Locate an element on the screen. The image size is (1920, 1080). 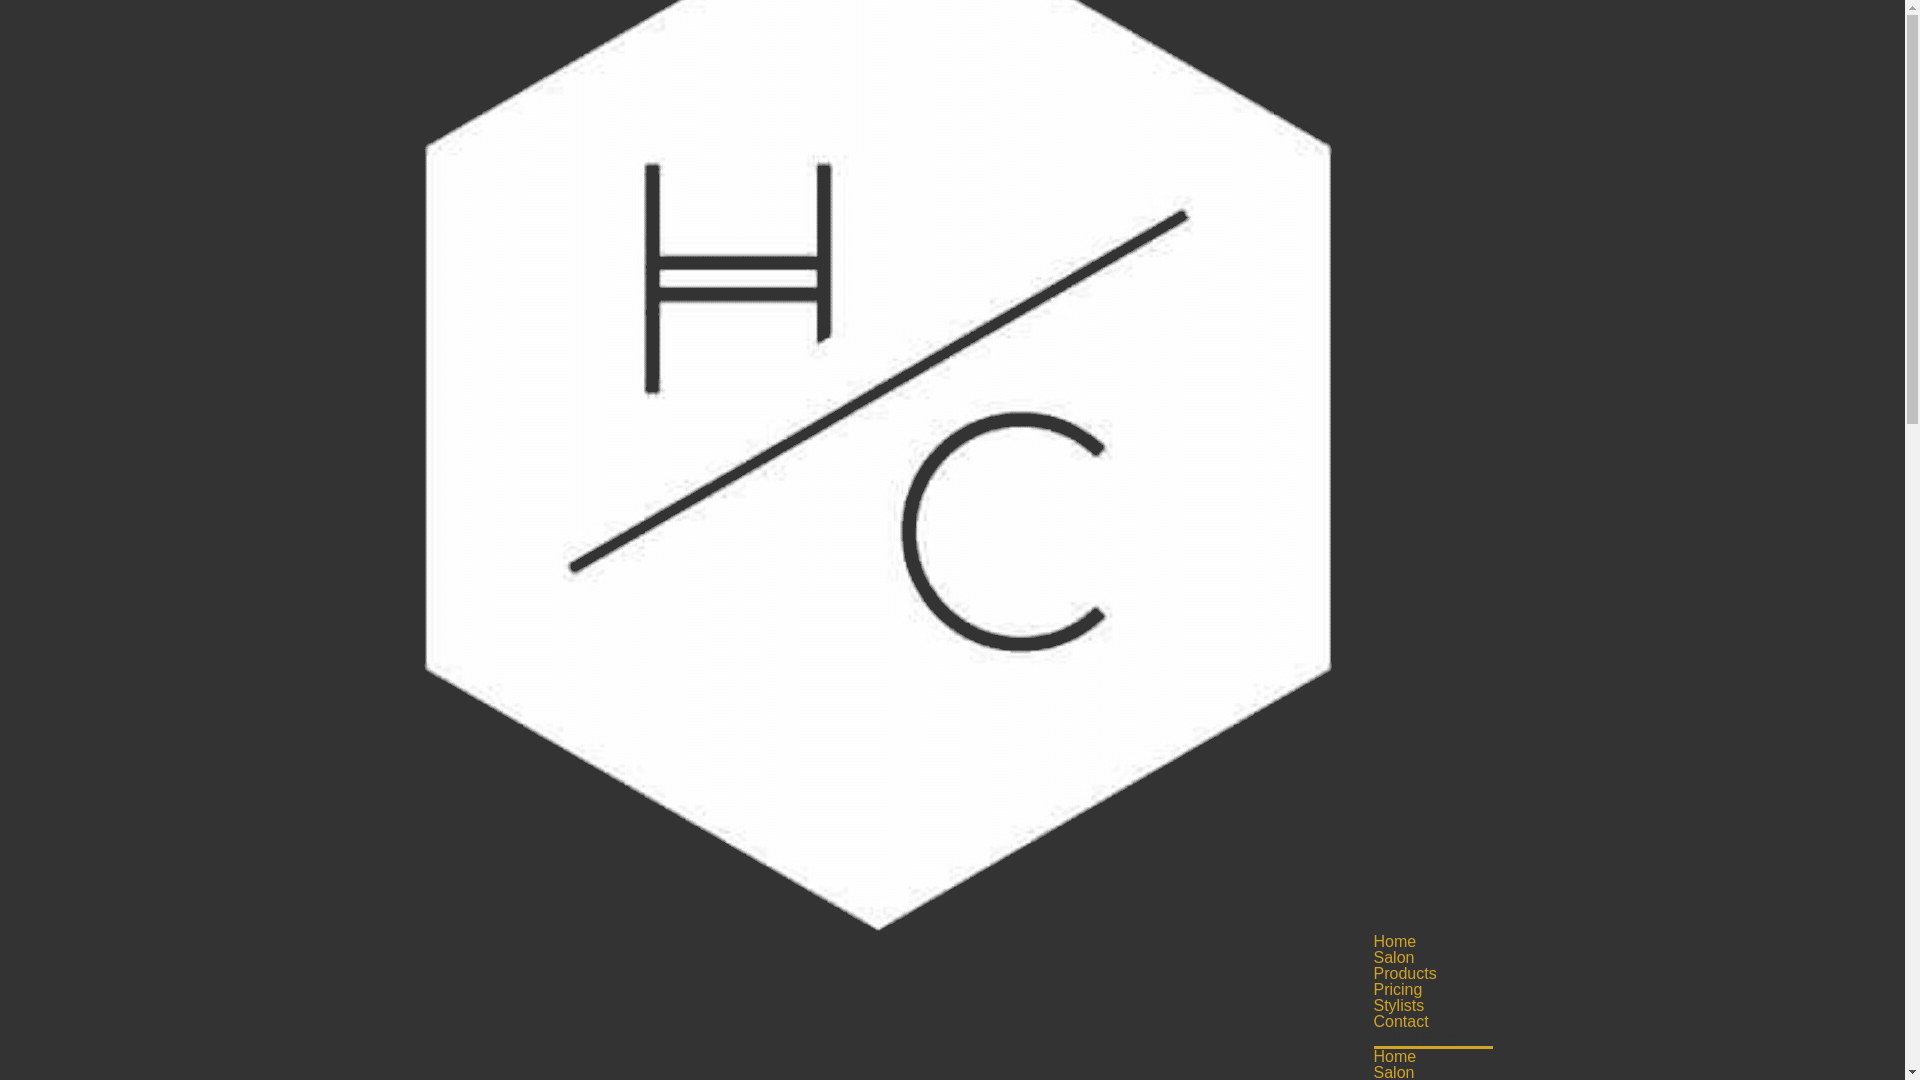
'Stylists' is located at coordinates (1398, 1006).